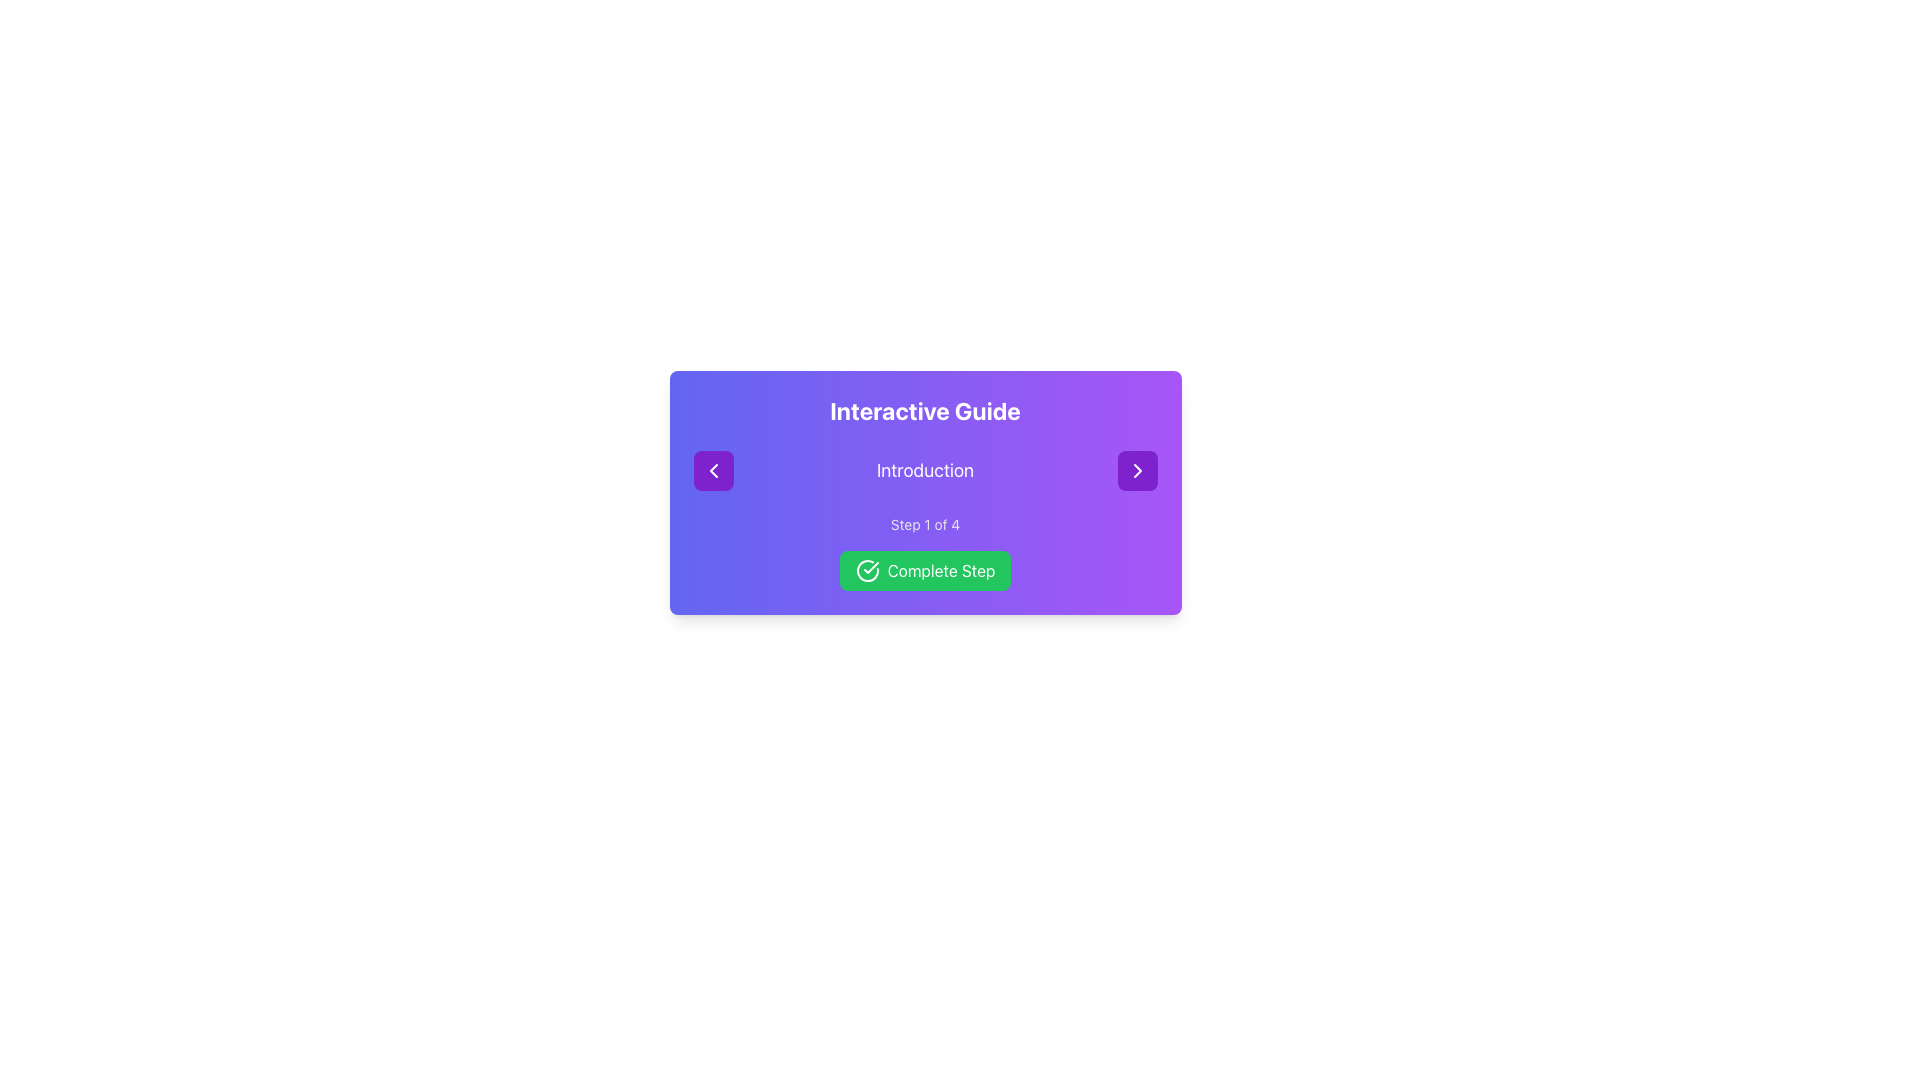 The height and width of the screenshot is (1080, 1920). What do you see at coordinates (924, 470) in the screenshot?
I see `the Text label indicating the current step in the tutorial, which is centrally positioned above the smaller label 'Step 1 of 4'` at bounding box center [924, 470].